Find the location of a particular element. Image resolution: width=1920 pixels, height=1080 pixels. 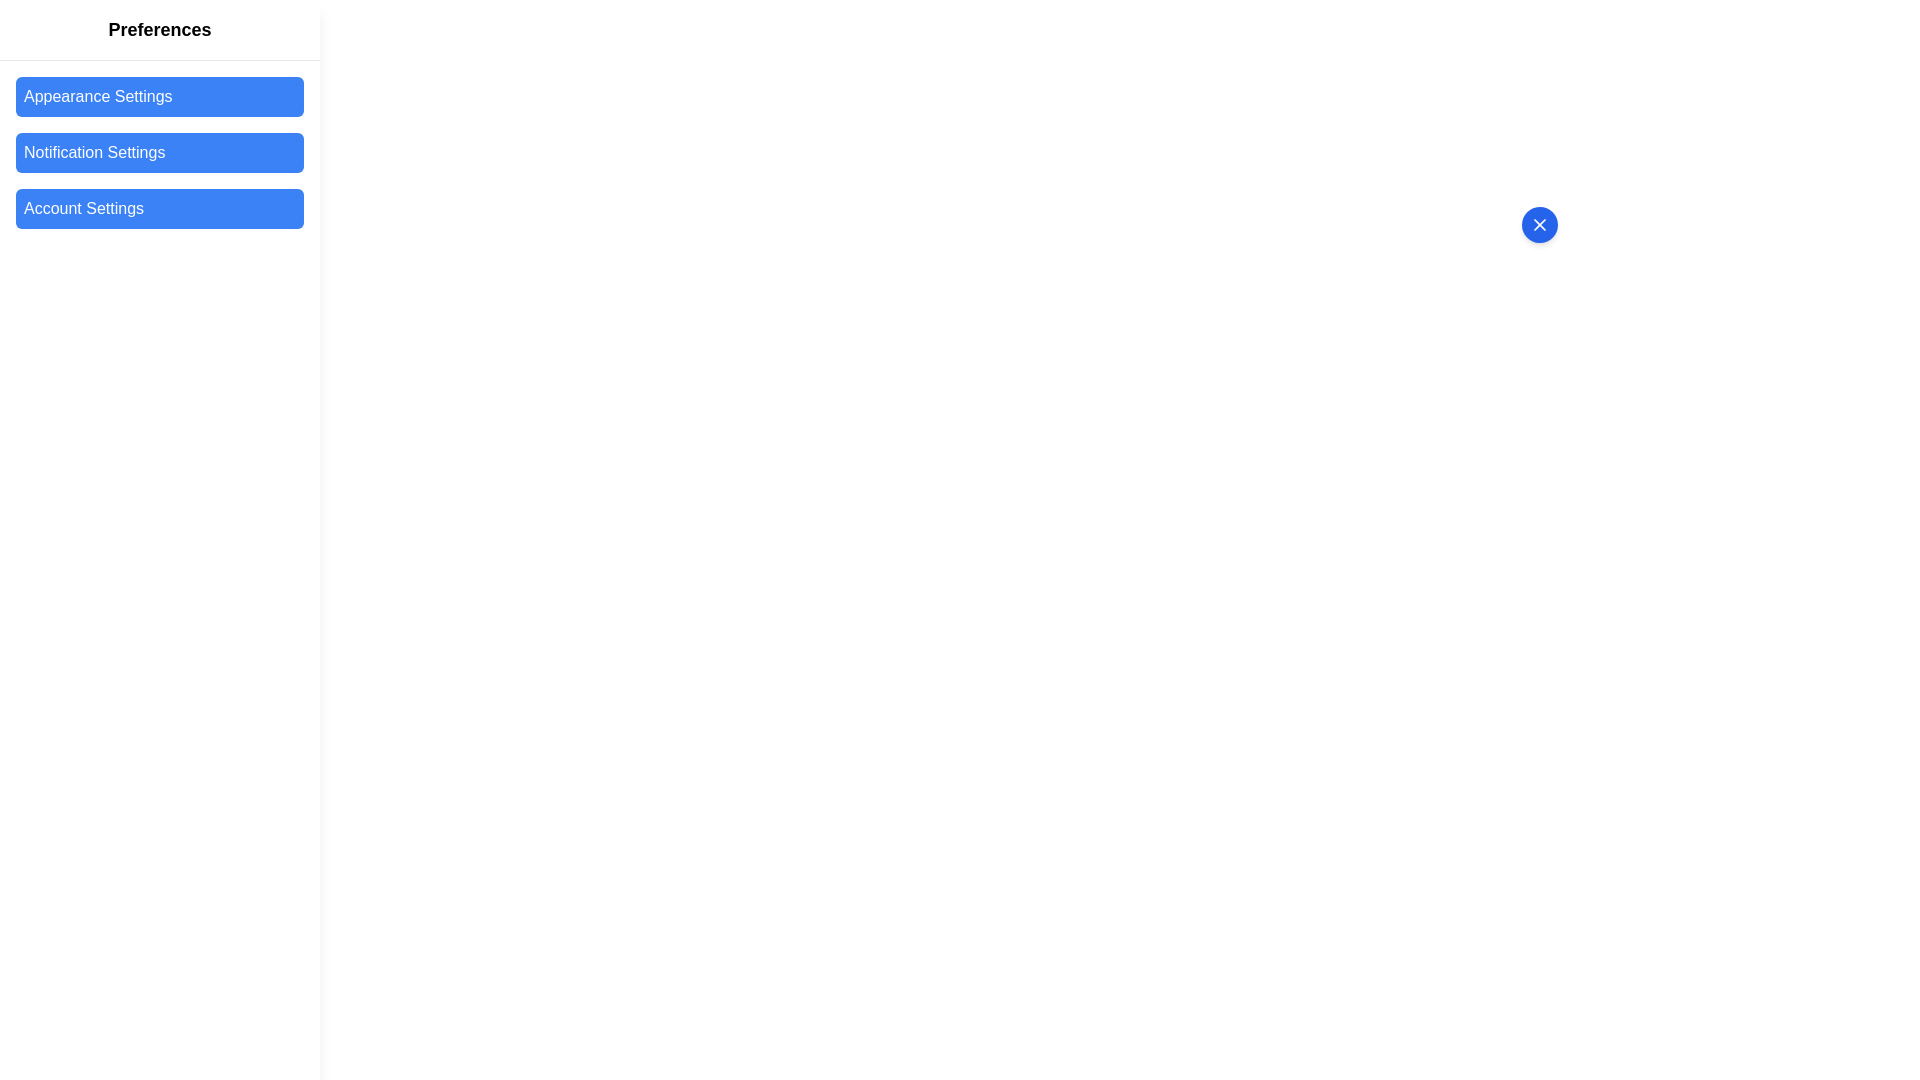

the bold, large-font text labeled 'Preferences' which serves as a header, located at the upper left section of the interface is located at coordinates (158, 30).